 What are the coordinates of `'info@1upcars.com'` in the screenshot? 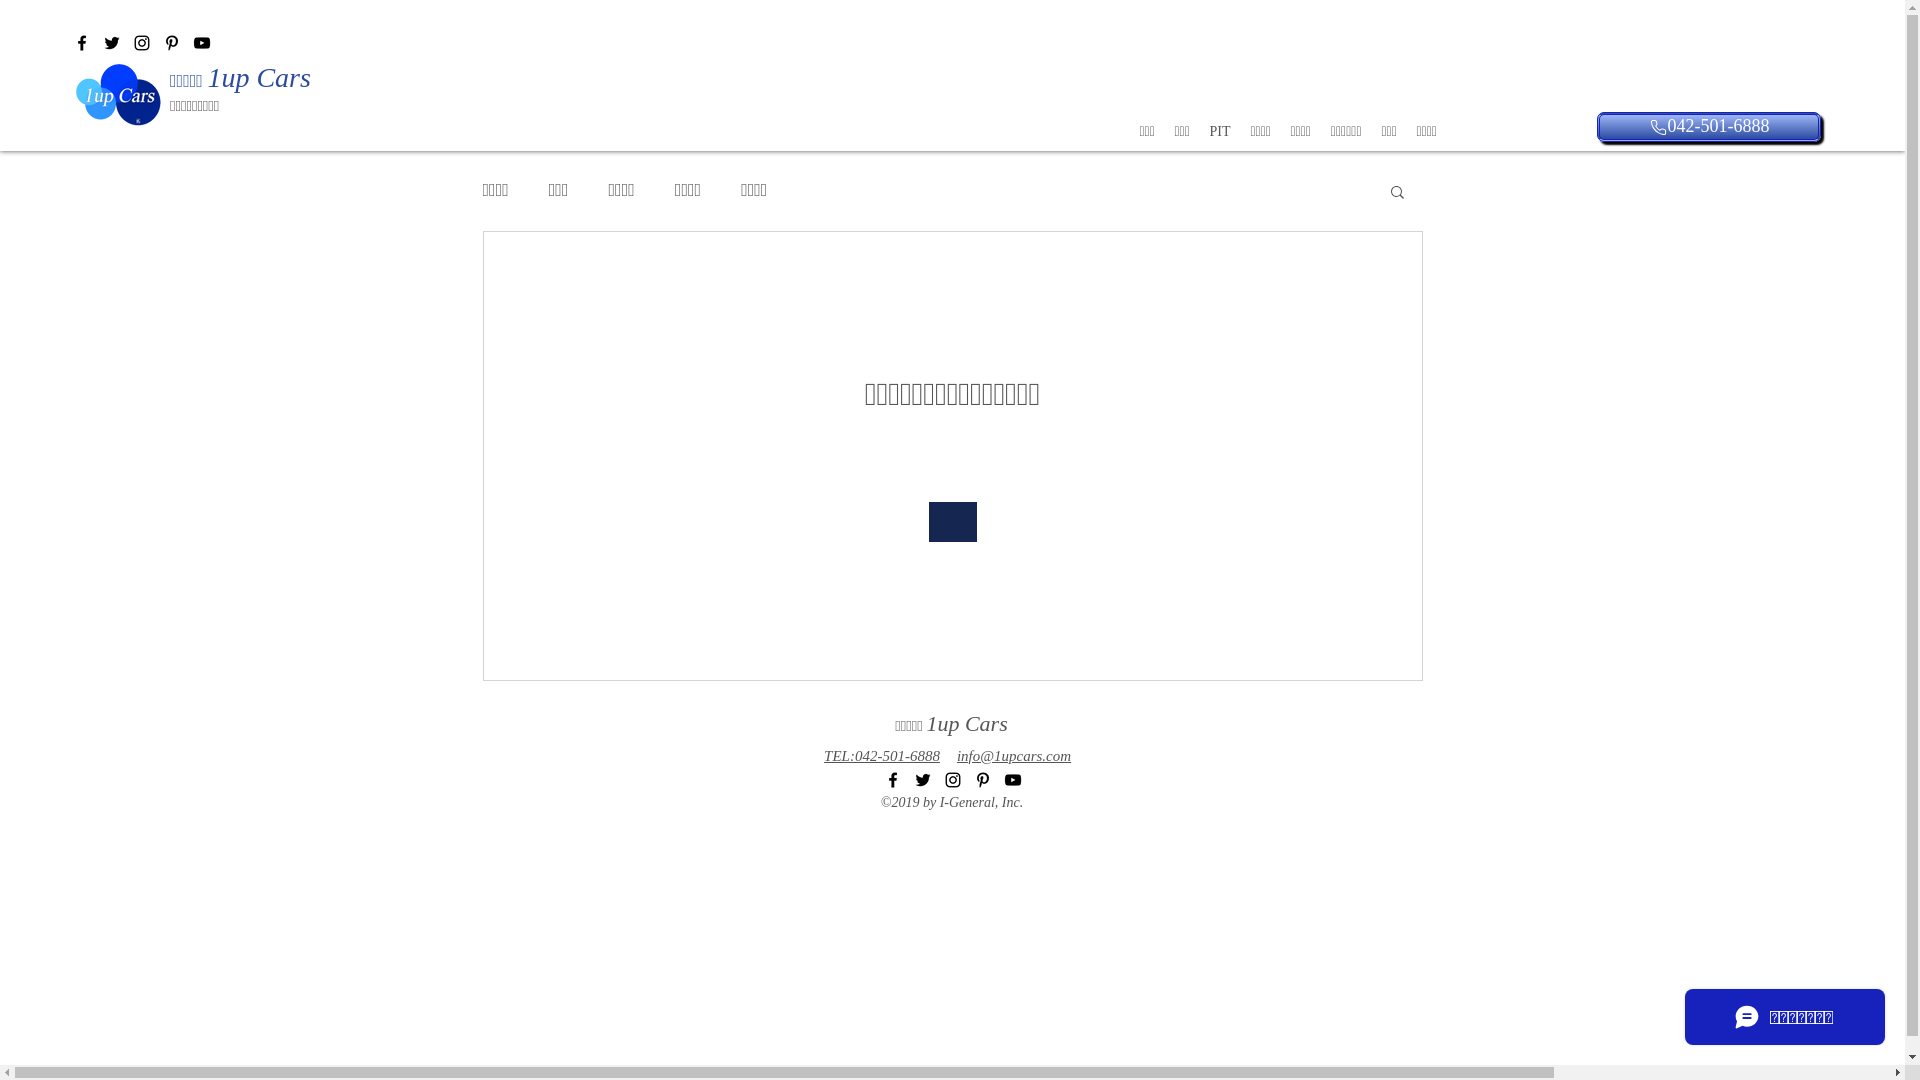 It's located at (955, 755).